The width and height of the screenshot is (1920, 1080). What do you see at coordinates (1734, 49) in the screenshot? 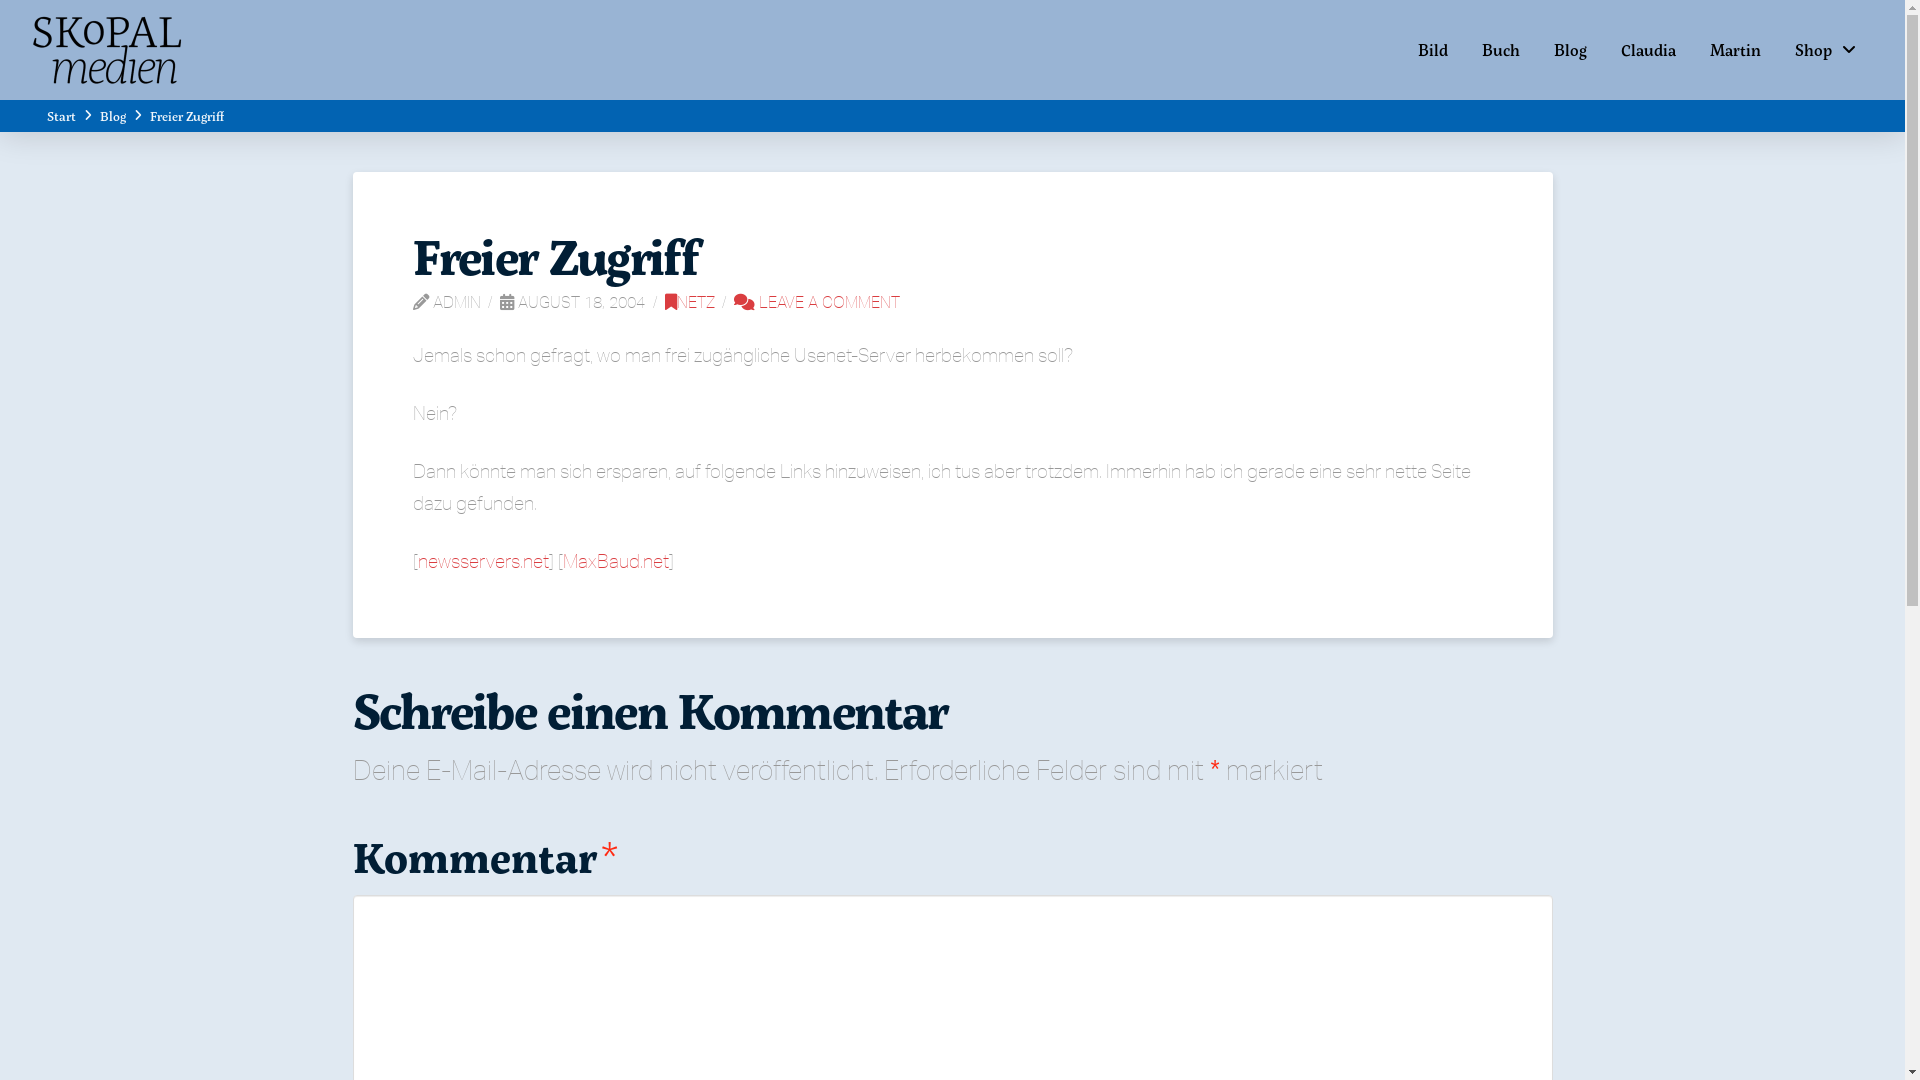
I see `'Martin'` at bounding box center [1734, 49].